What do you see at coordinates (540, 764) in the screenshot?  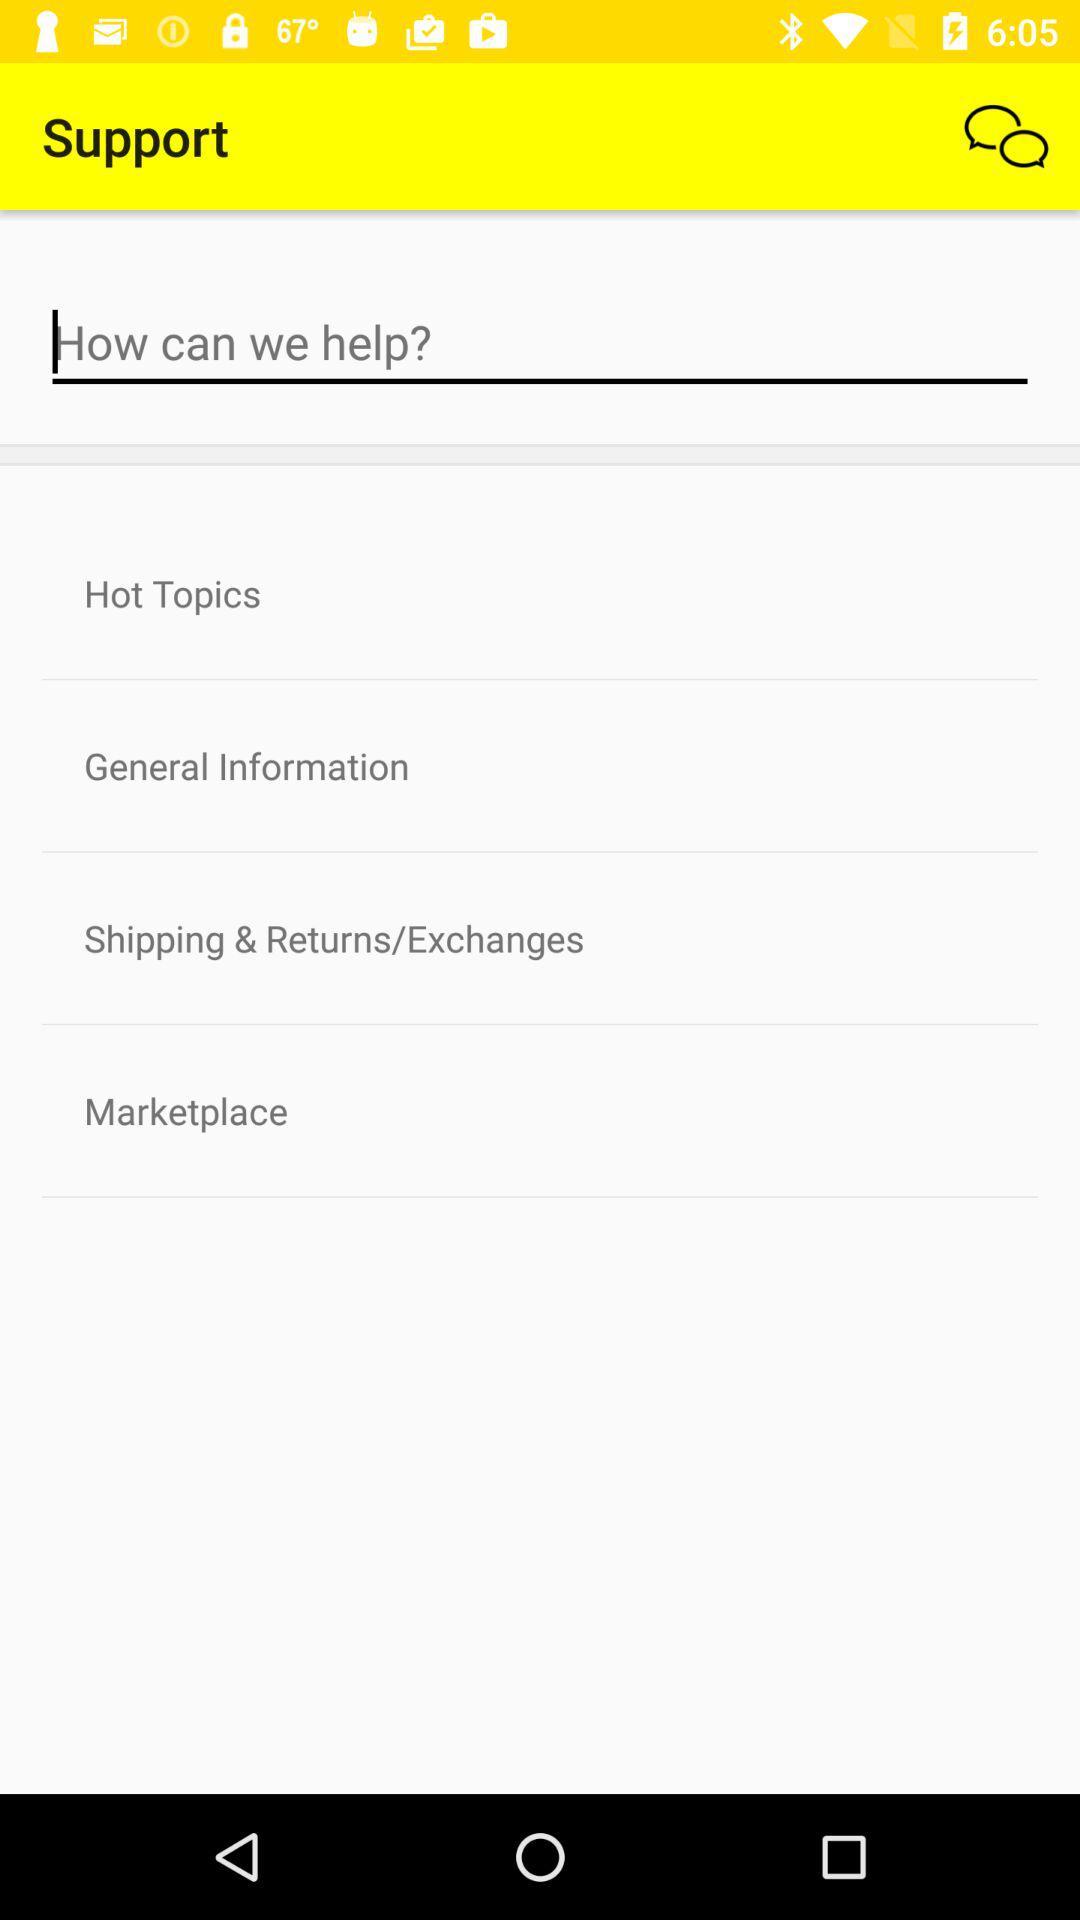 I see `the general information icon` at bounding box center [540, 764].